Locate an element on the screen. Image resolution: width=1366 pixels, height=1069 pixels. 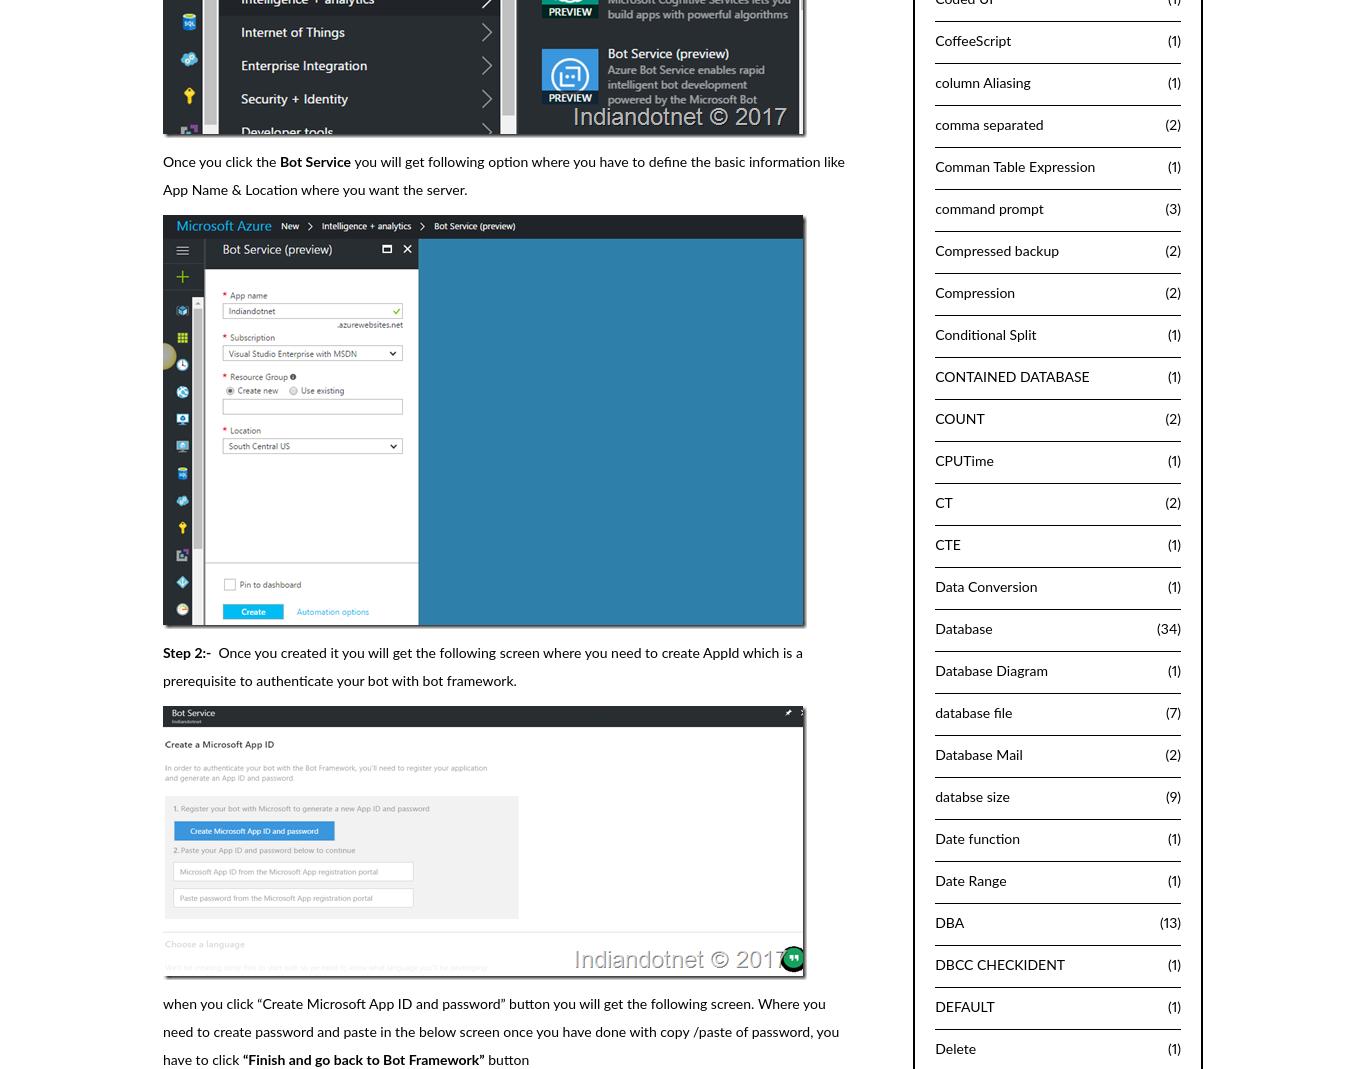
'Comman Table Expression' is located at coordinates (1014, 166).